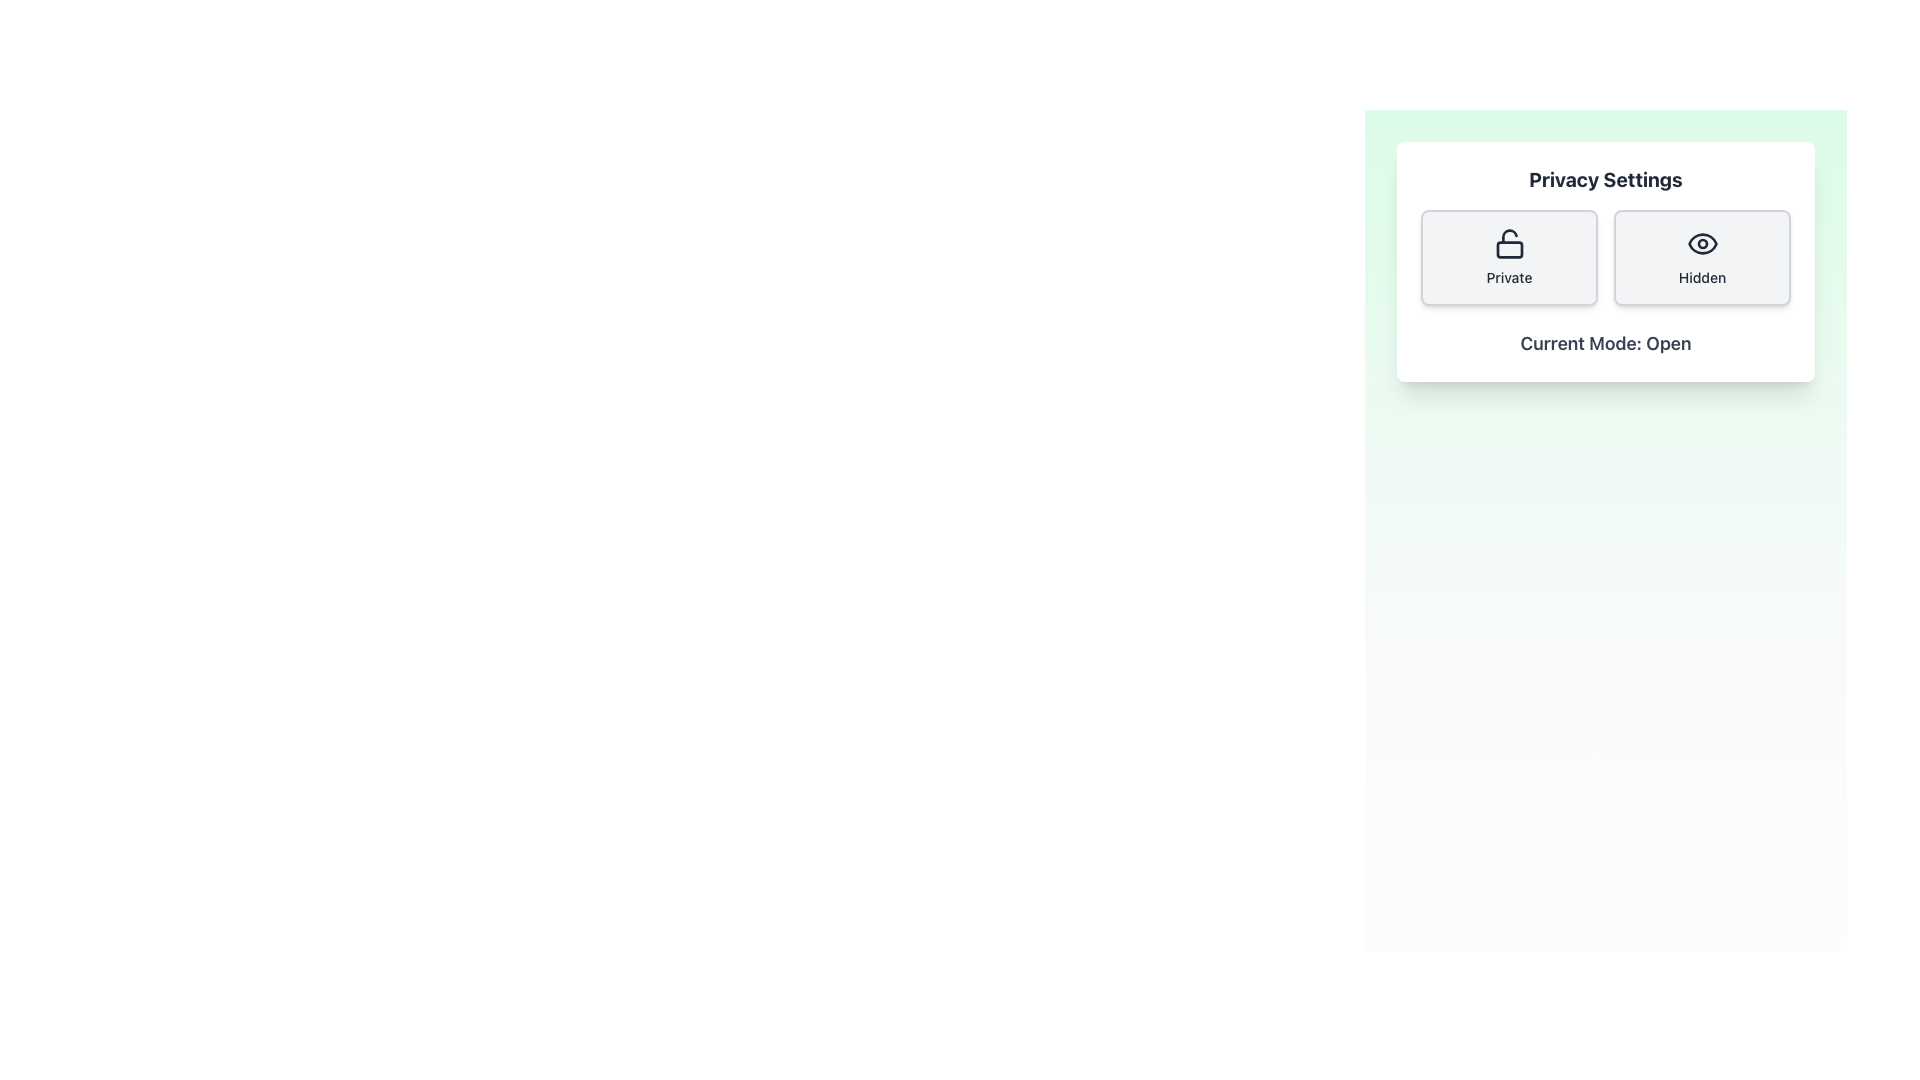  I want to click on the 'Private' text label, which is styled in a small font size and medium weight, located below the lock icon in the privacy settings component, so click(1509, 277).